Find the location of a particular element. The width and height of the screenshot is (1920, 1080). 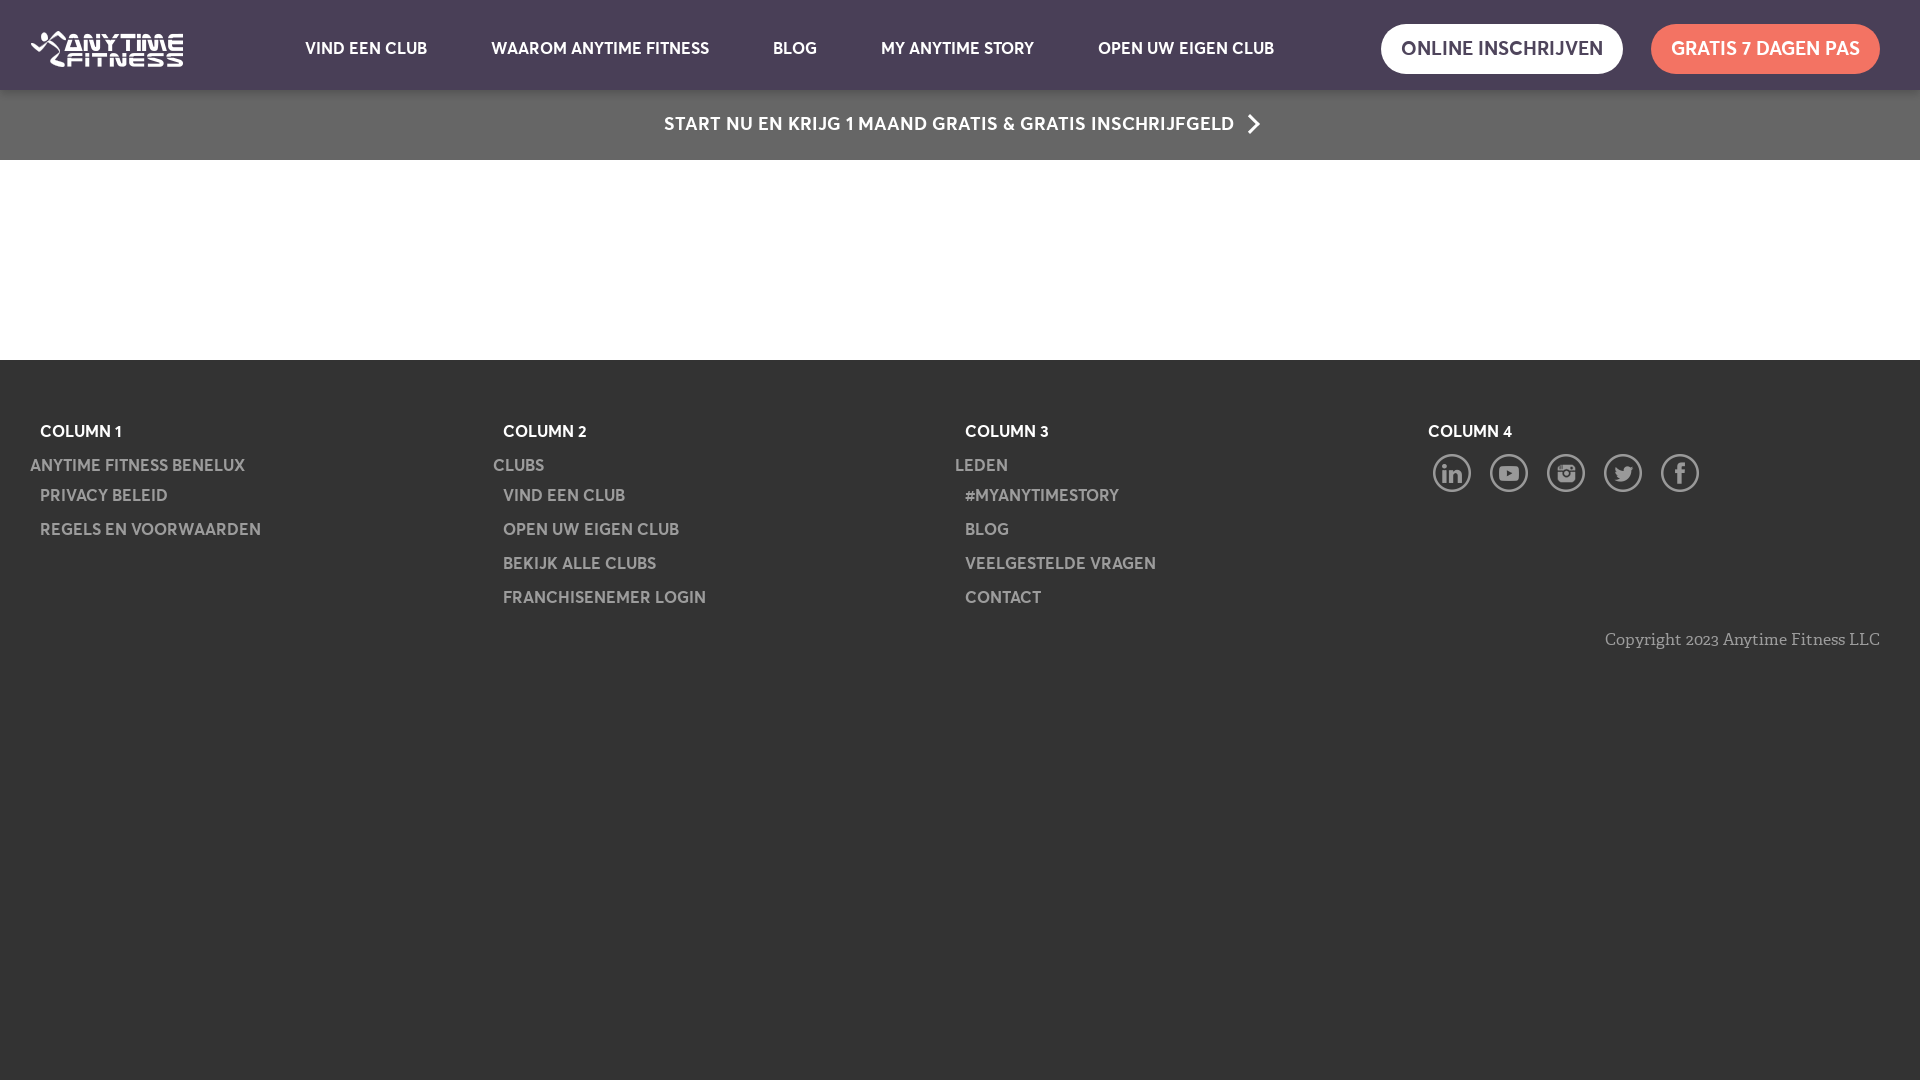

'GRATIS 7 DAGEN PAS' is located at coordinates (1765, 48).